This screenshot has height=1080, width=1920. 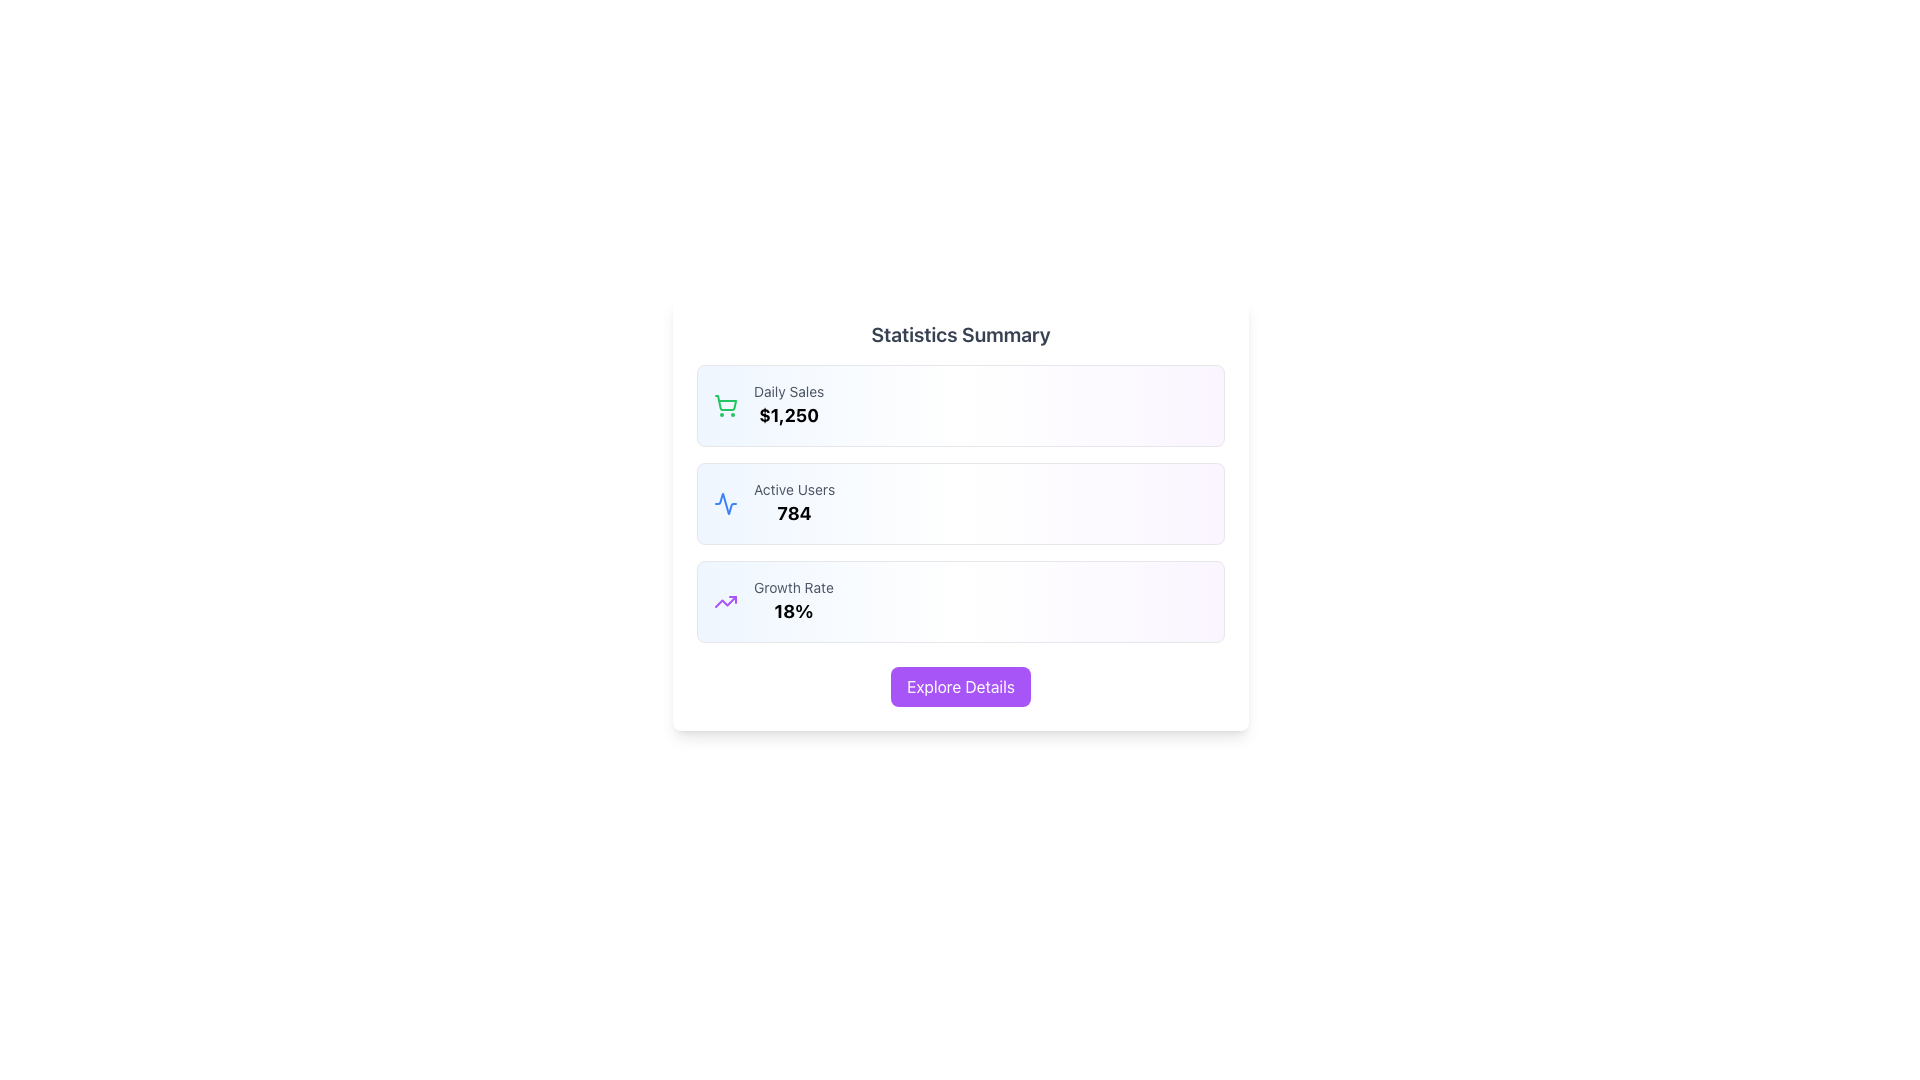 What do you see at coordinates (792, 600) in the screenshot?
I see `the text display element showing 'Growth Rate' with a value of '18%' which is the third card in a vertical list located in the lower section of the central area of the interface` at bounding box center [792, 600].